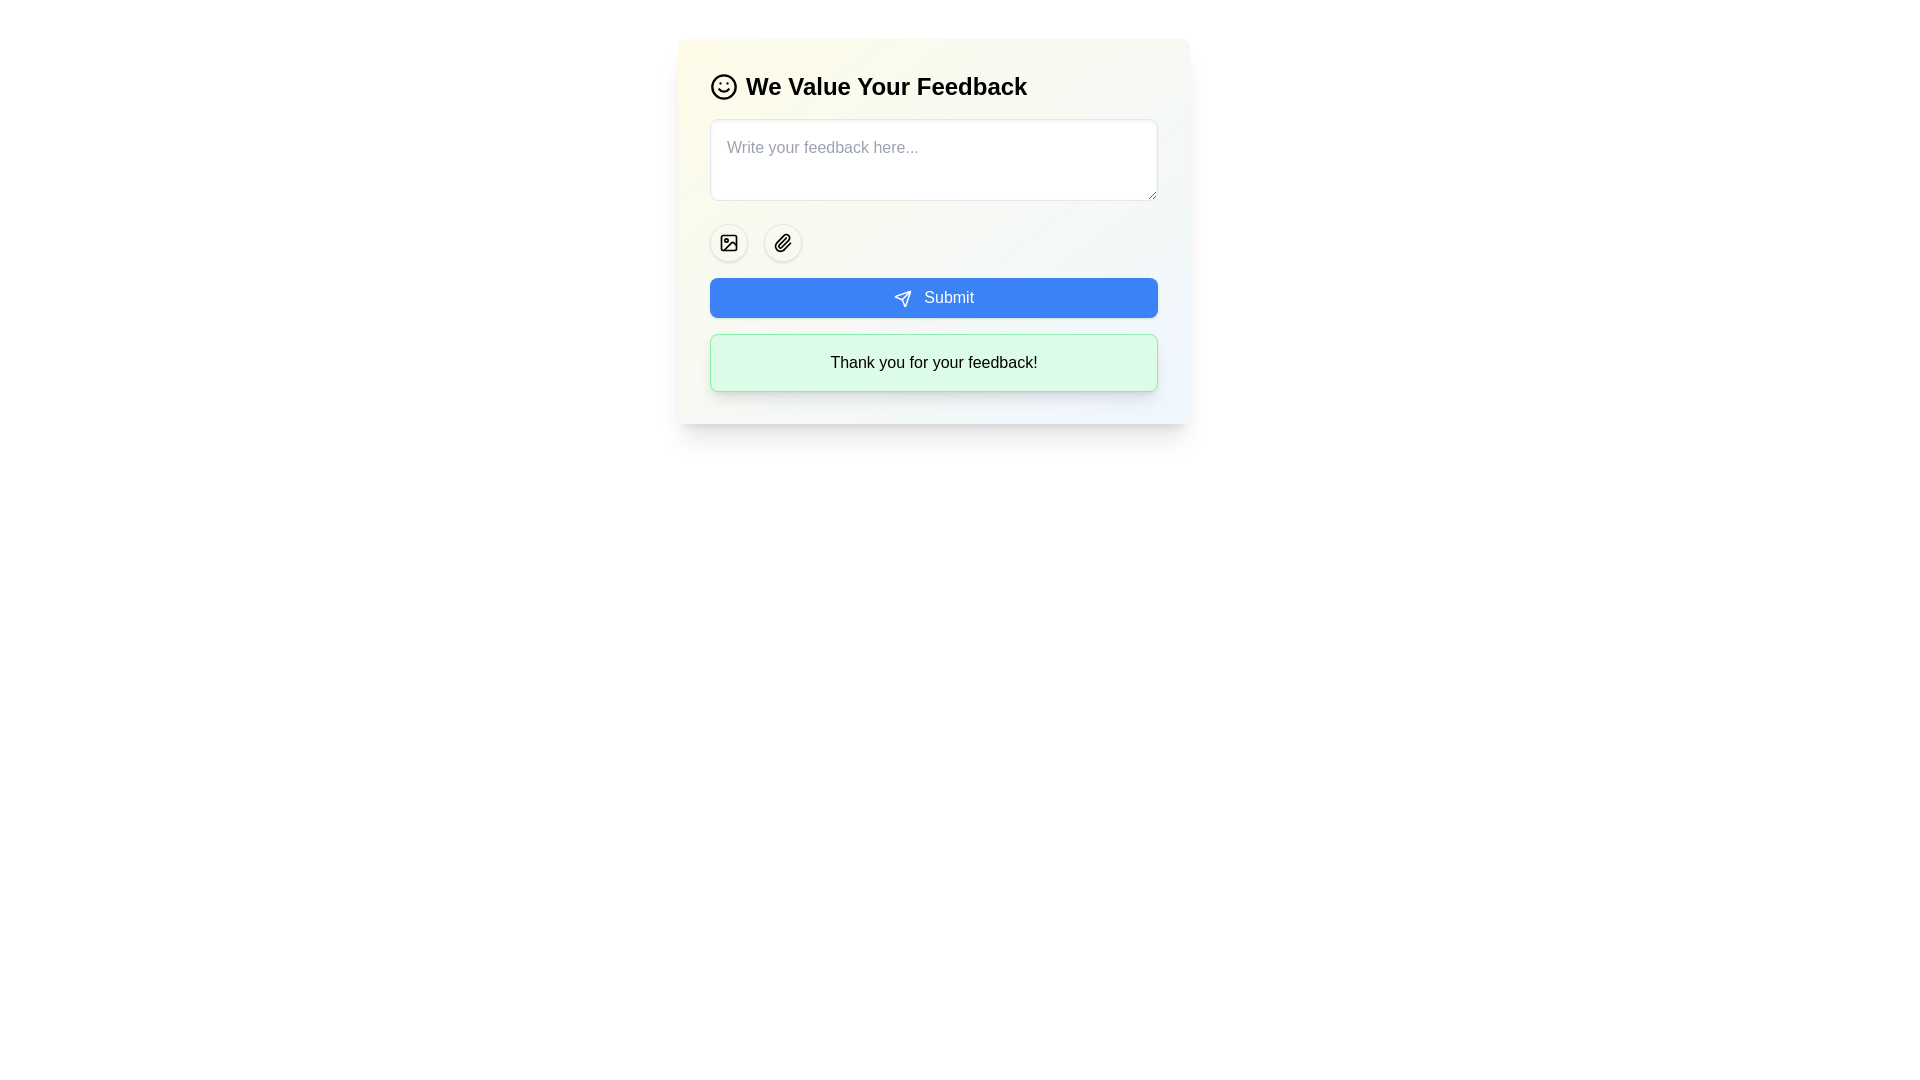 The height and width of the screenshot is (1080, 1920). Describe the element at coordinates (728, 242) in the screenshot. I see `the small black image thumbnail icon within the circular button located near the top left of the feedback interface section, just below the text input field` at that location.